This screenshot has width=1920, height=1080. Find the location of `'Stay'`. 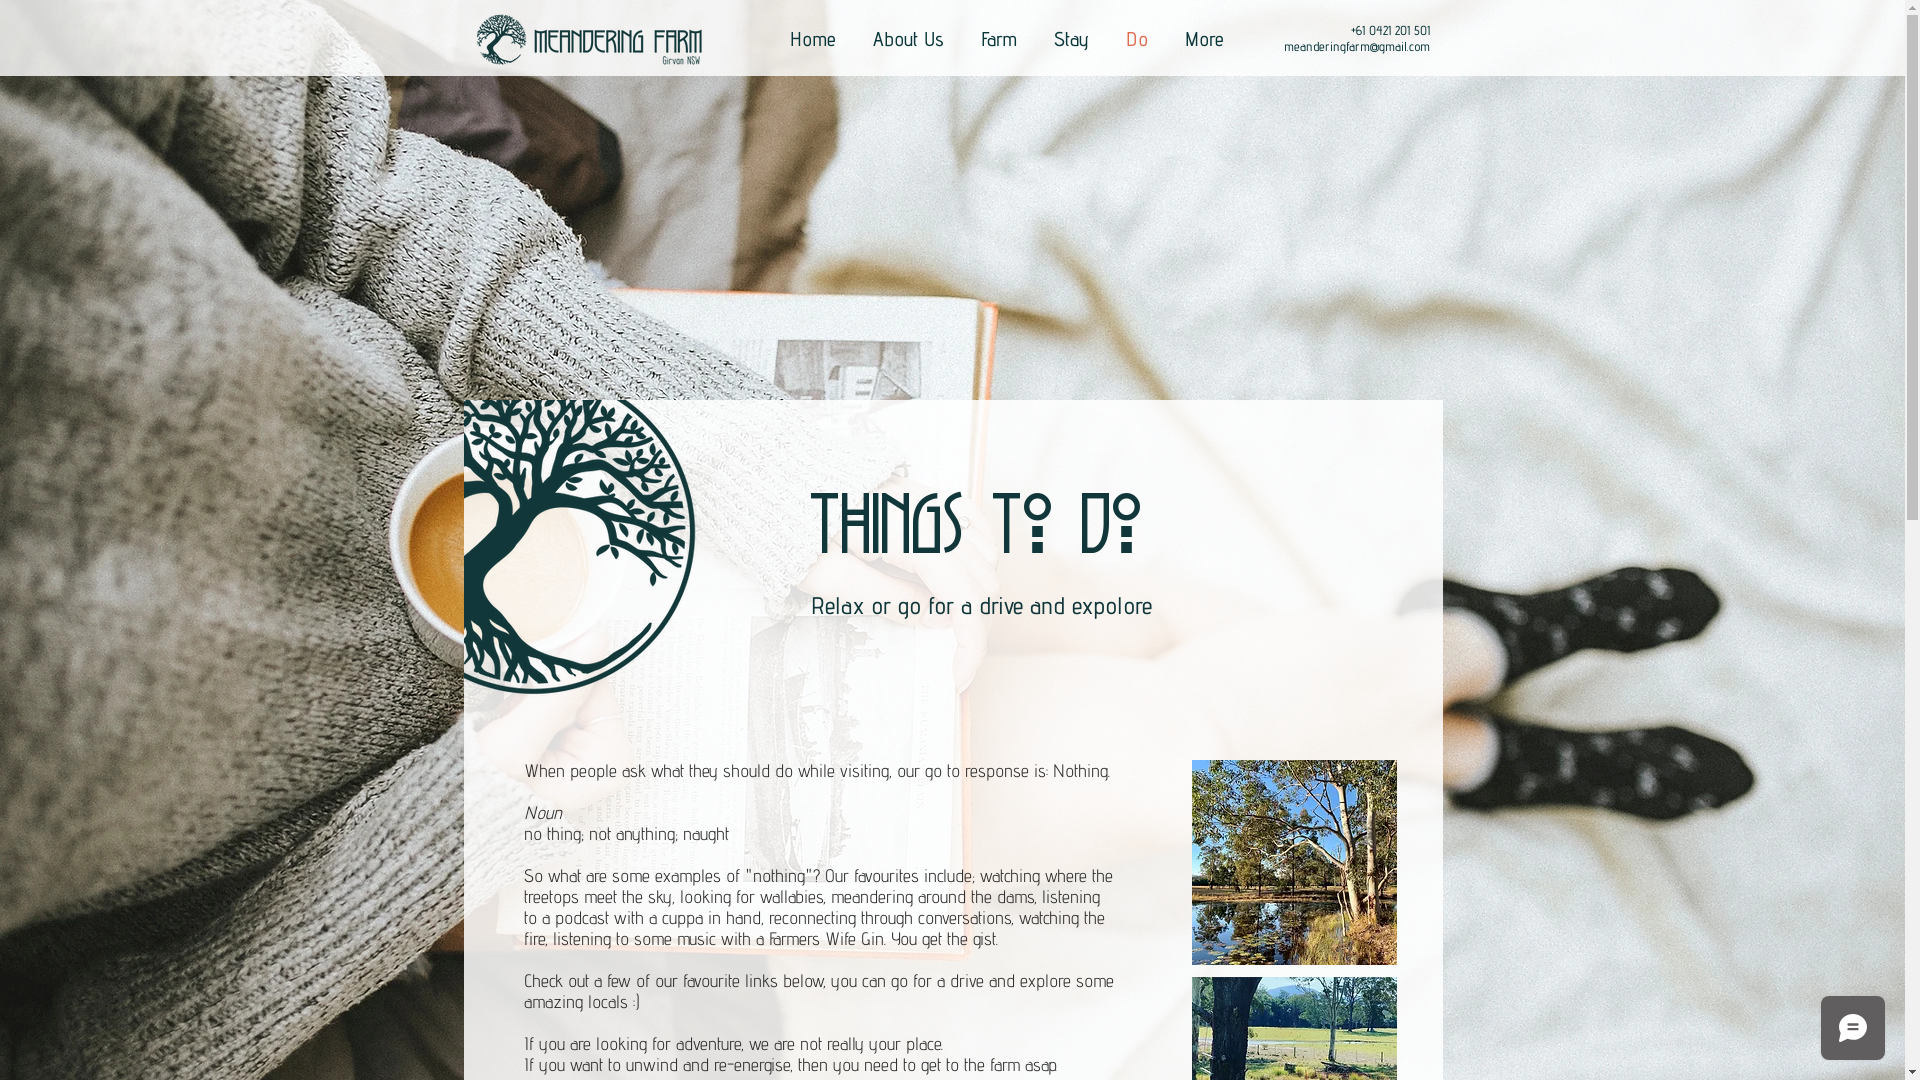

'Stay' is located at coordinates (1036, 39).